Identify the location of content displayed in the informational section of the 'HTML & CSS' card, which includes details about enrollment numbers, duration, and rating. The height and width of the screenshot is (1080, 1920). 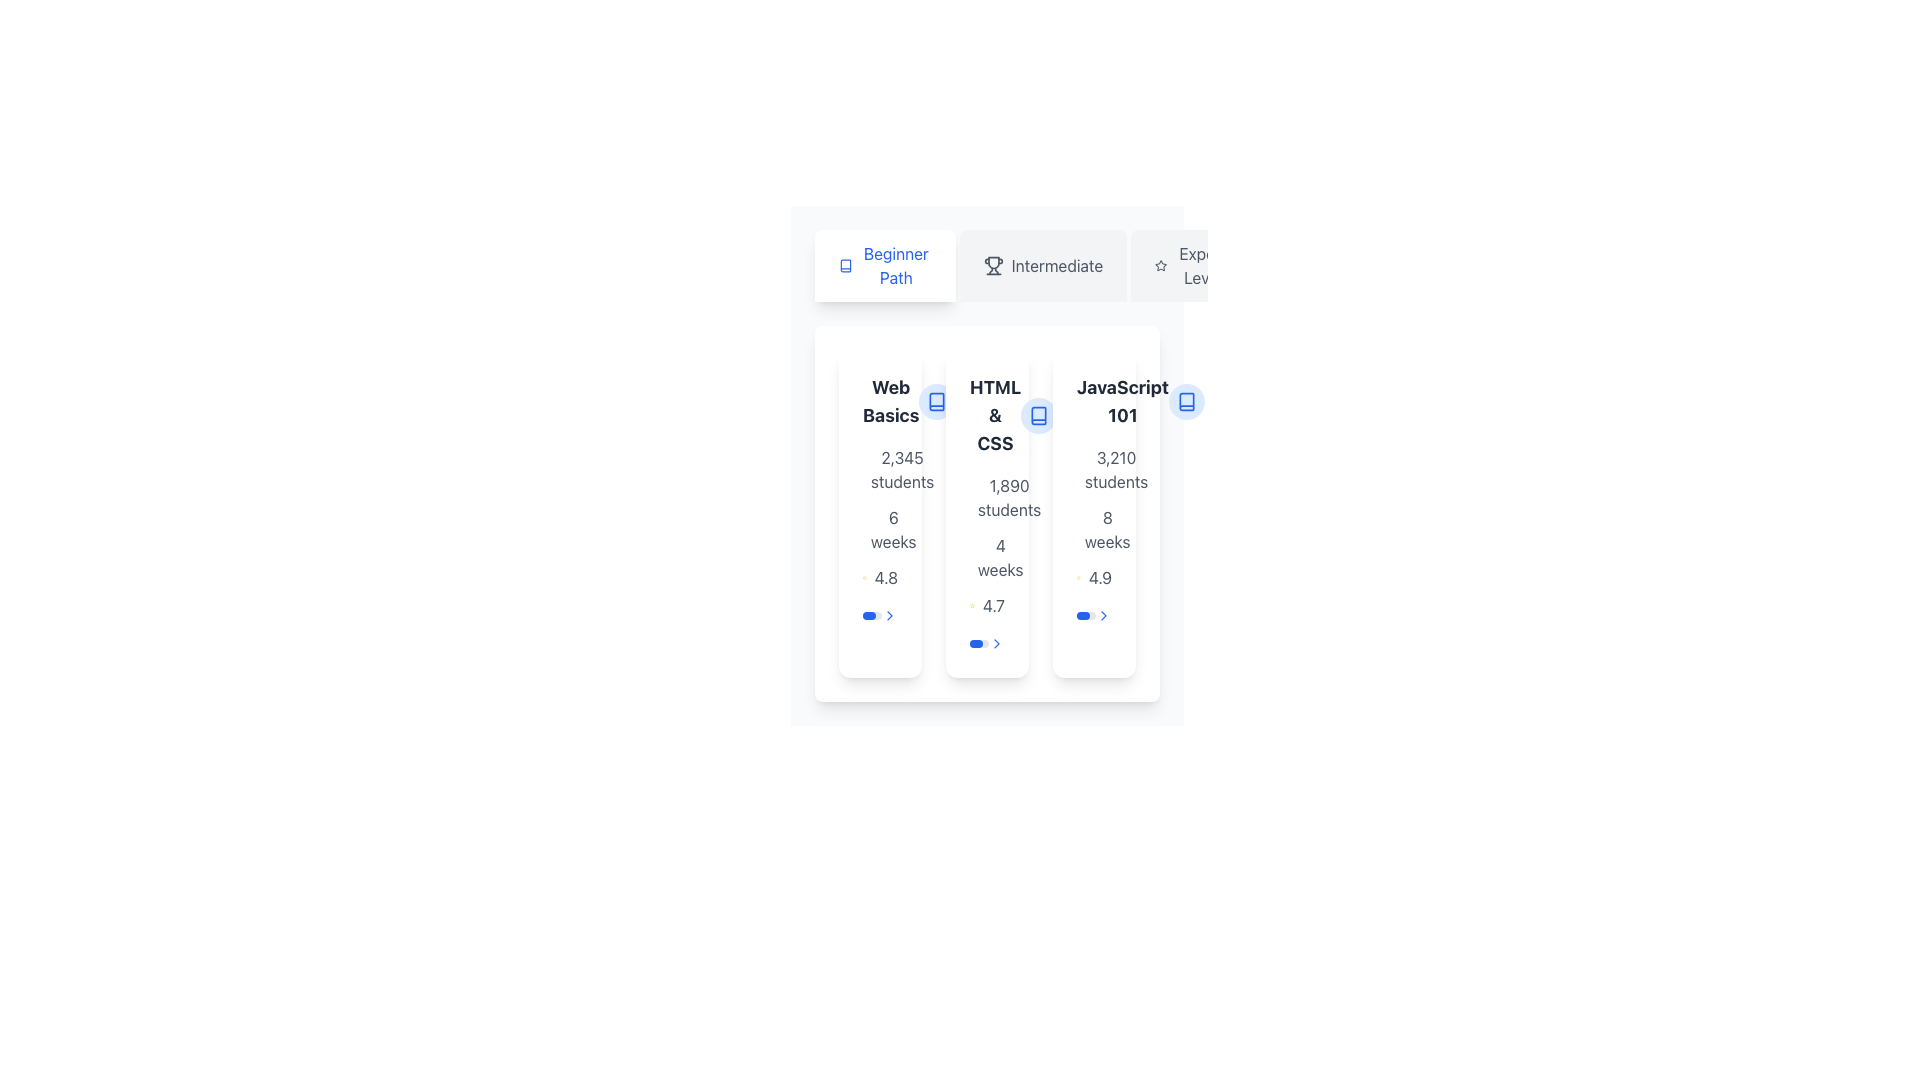
(987, 546).